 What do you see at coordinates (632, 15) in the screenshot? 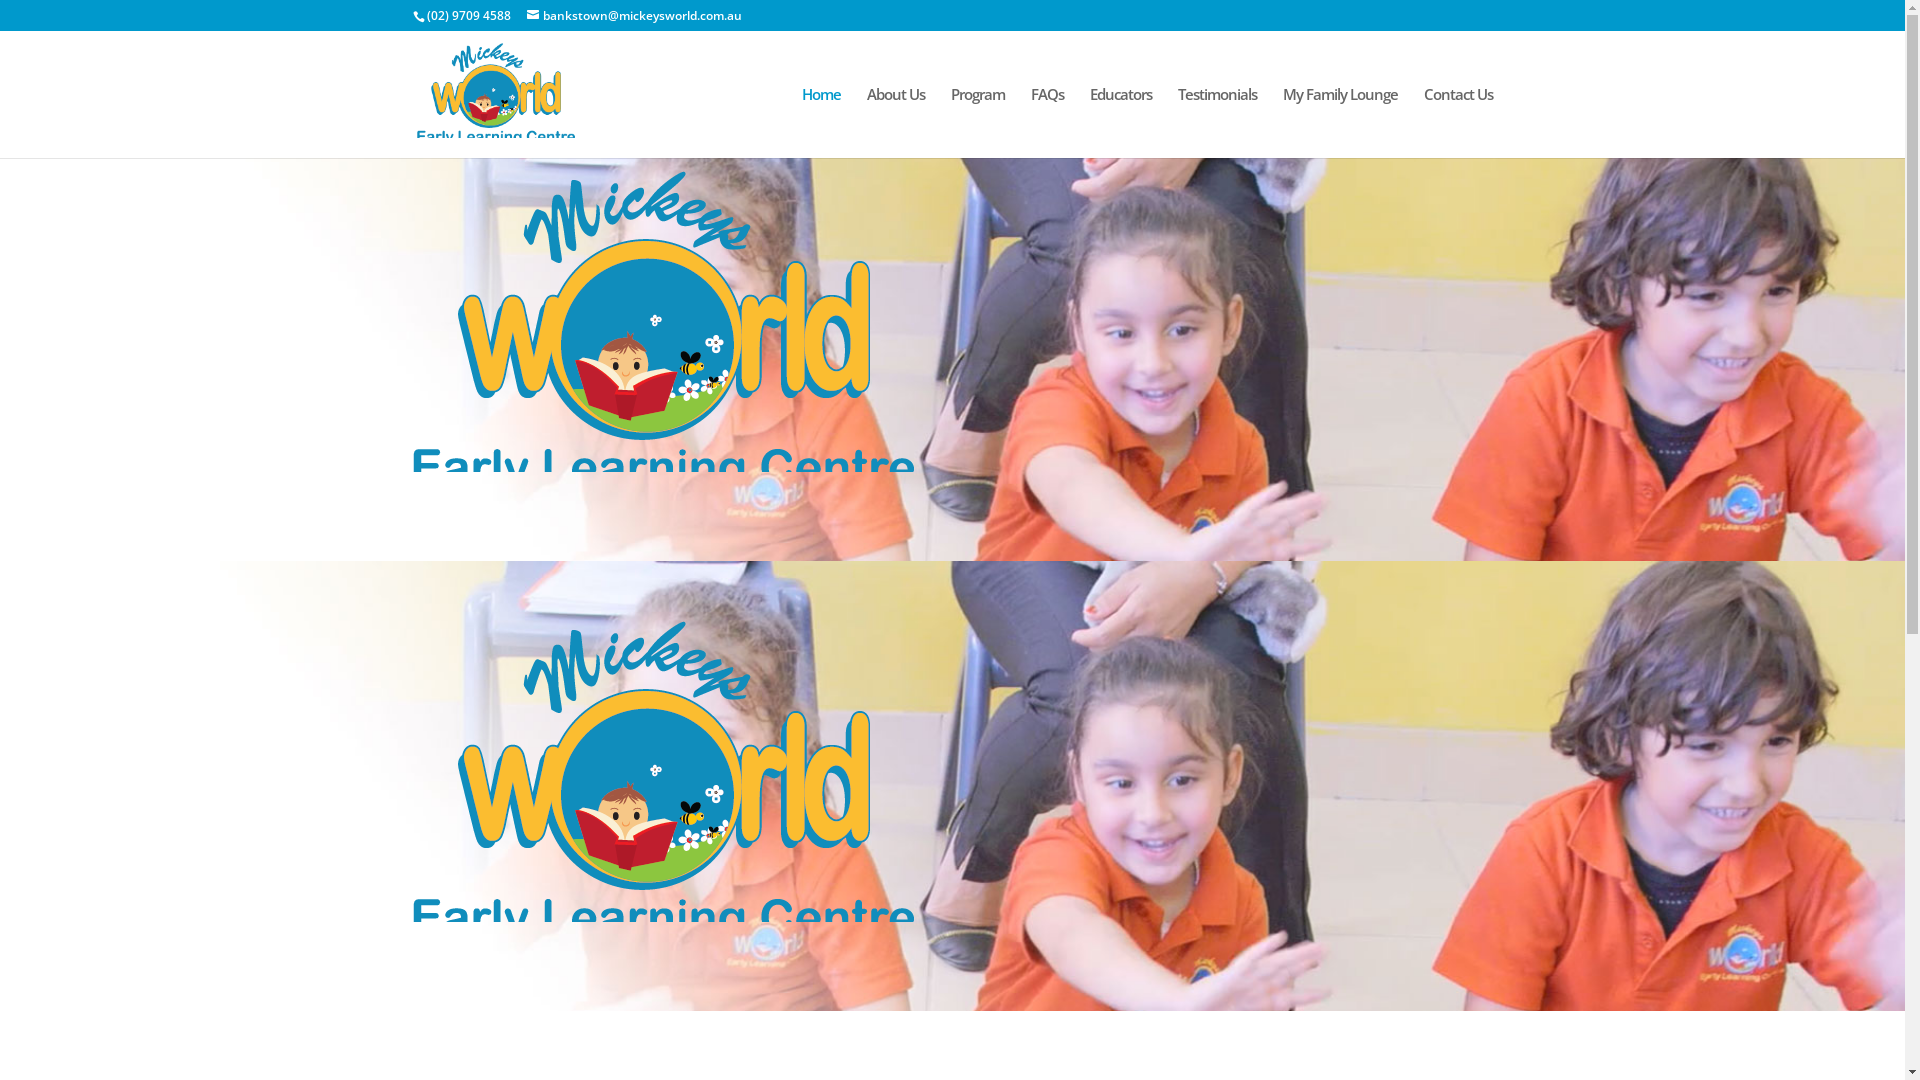
I see `'bankstown@mickeysworld.com.au'` at bounding box center [632, 15].